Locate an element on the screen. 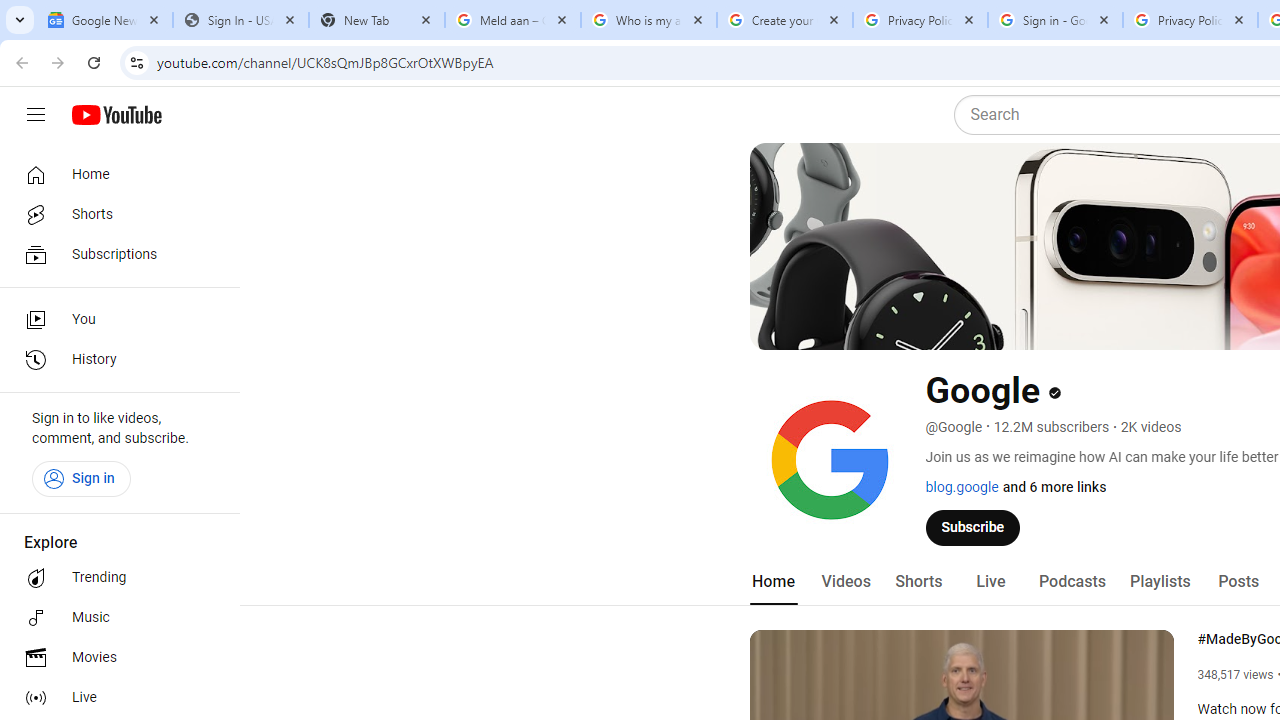  'Posts' is located at coordinates (1237, 581).